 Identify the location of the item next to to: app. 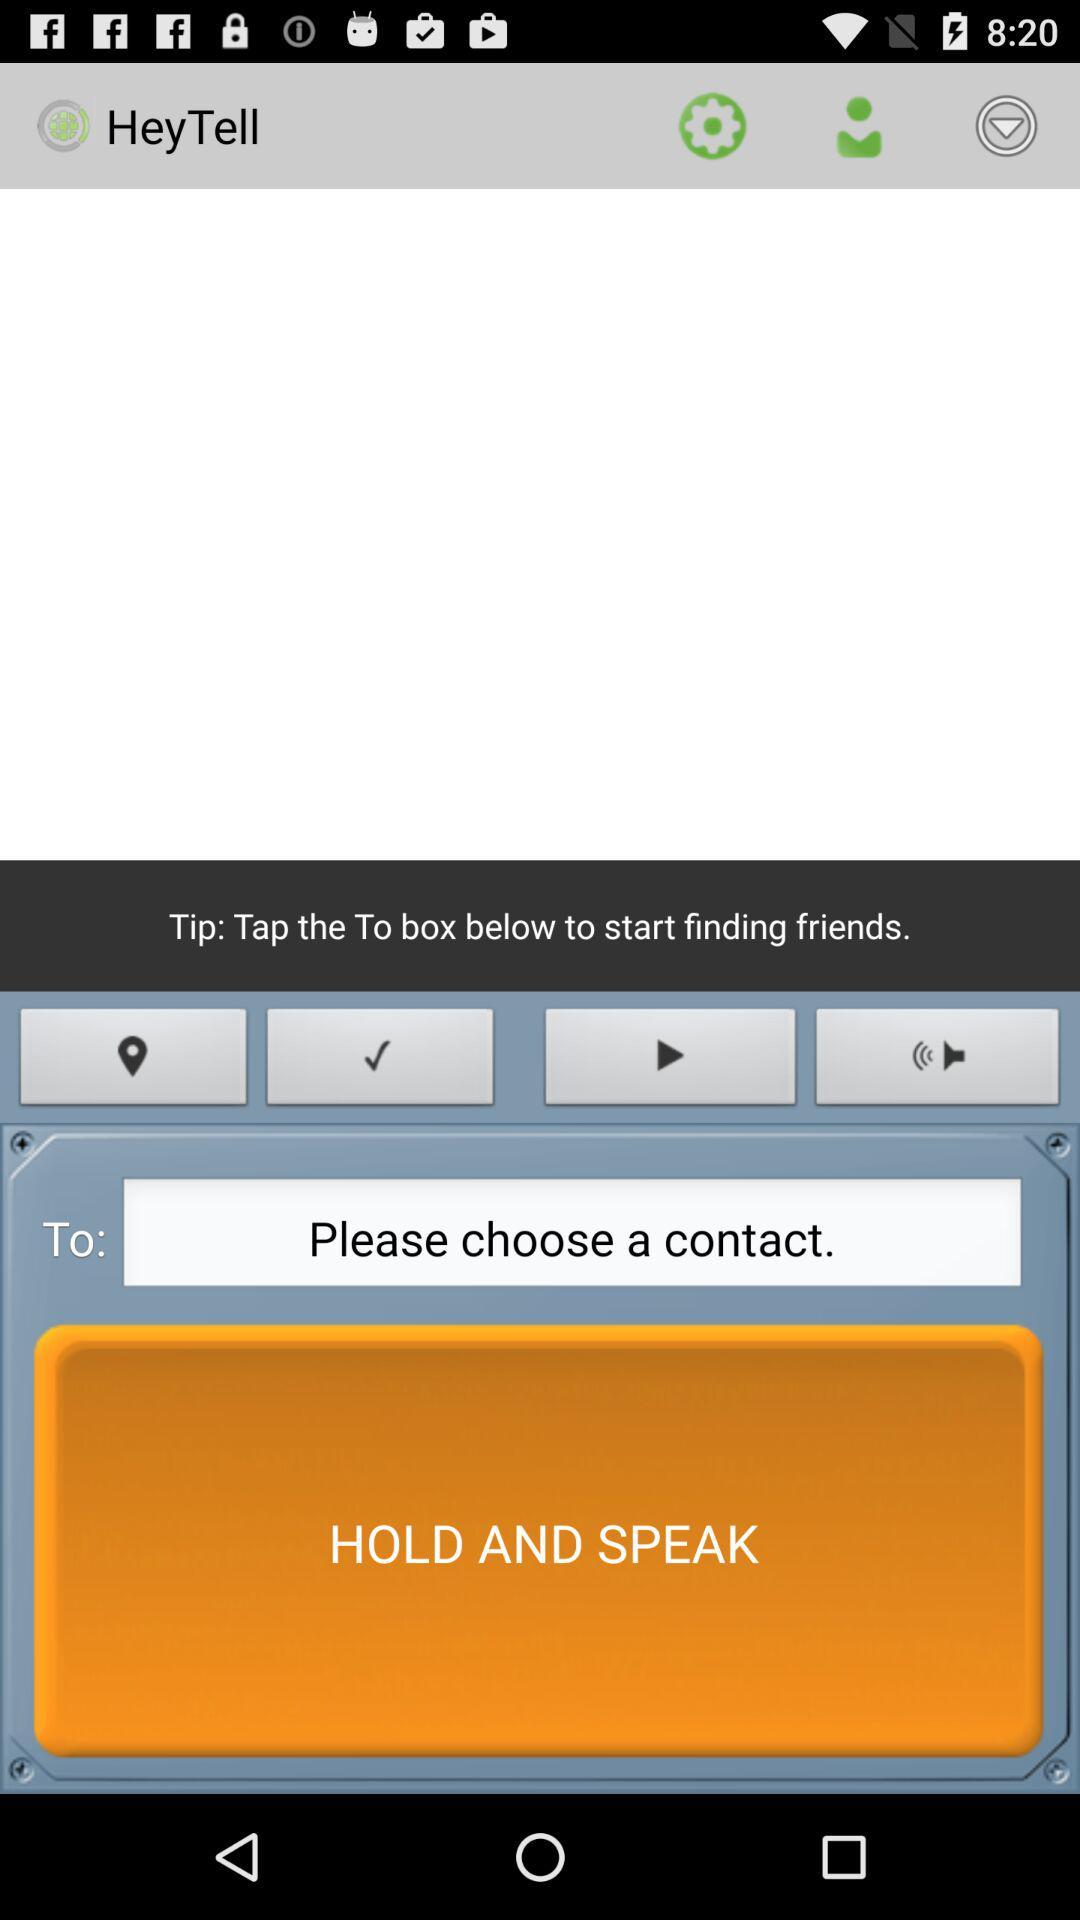
(572, 1237).